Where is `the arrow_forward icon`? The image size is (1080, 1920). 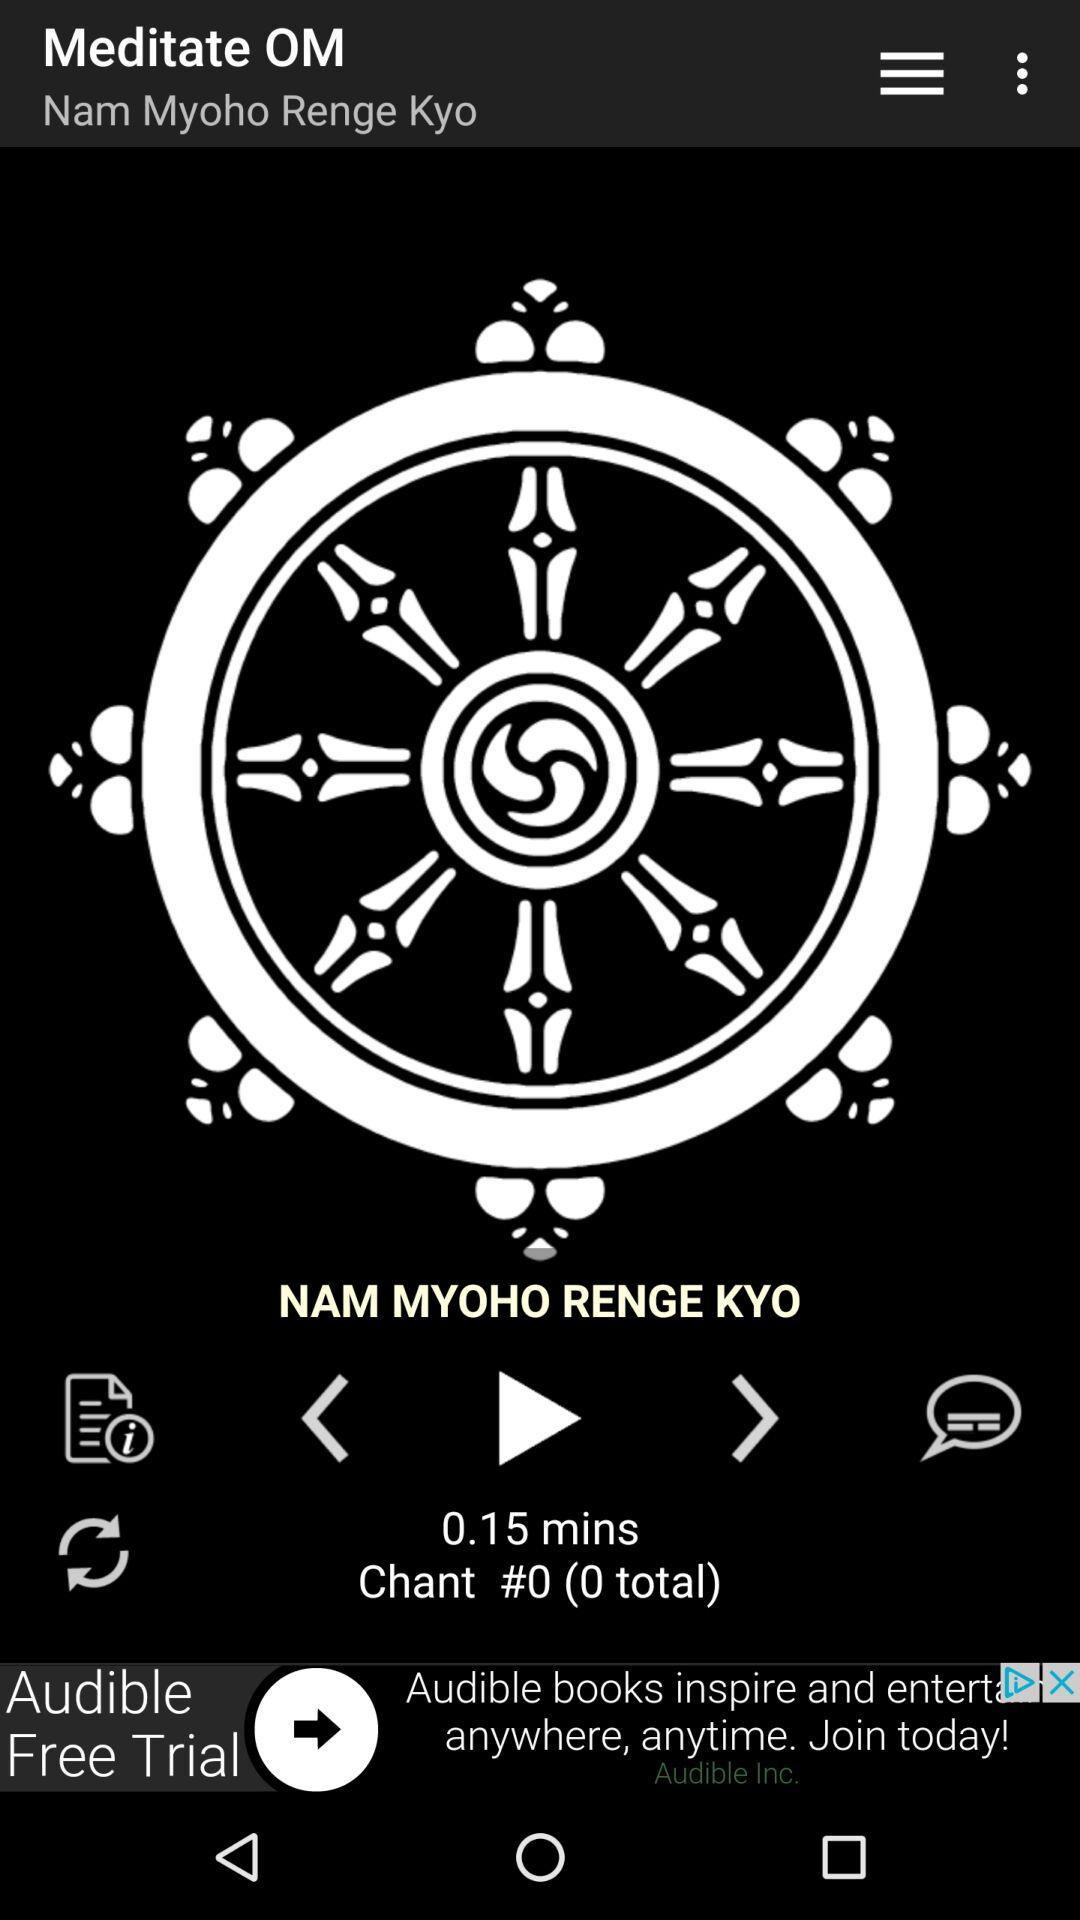 the arrow_forward icon is located at coordinates (755, 1417).